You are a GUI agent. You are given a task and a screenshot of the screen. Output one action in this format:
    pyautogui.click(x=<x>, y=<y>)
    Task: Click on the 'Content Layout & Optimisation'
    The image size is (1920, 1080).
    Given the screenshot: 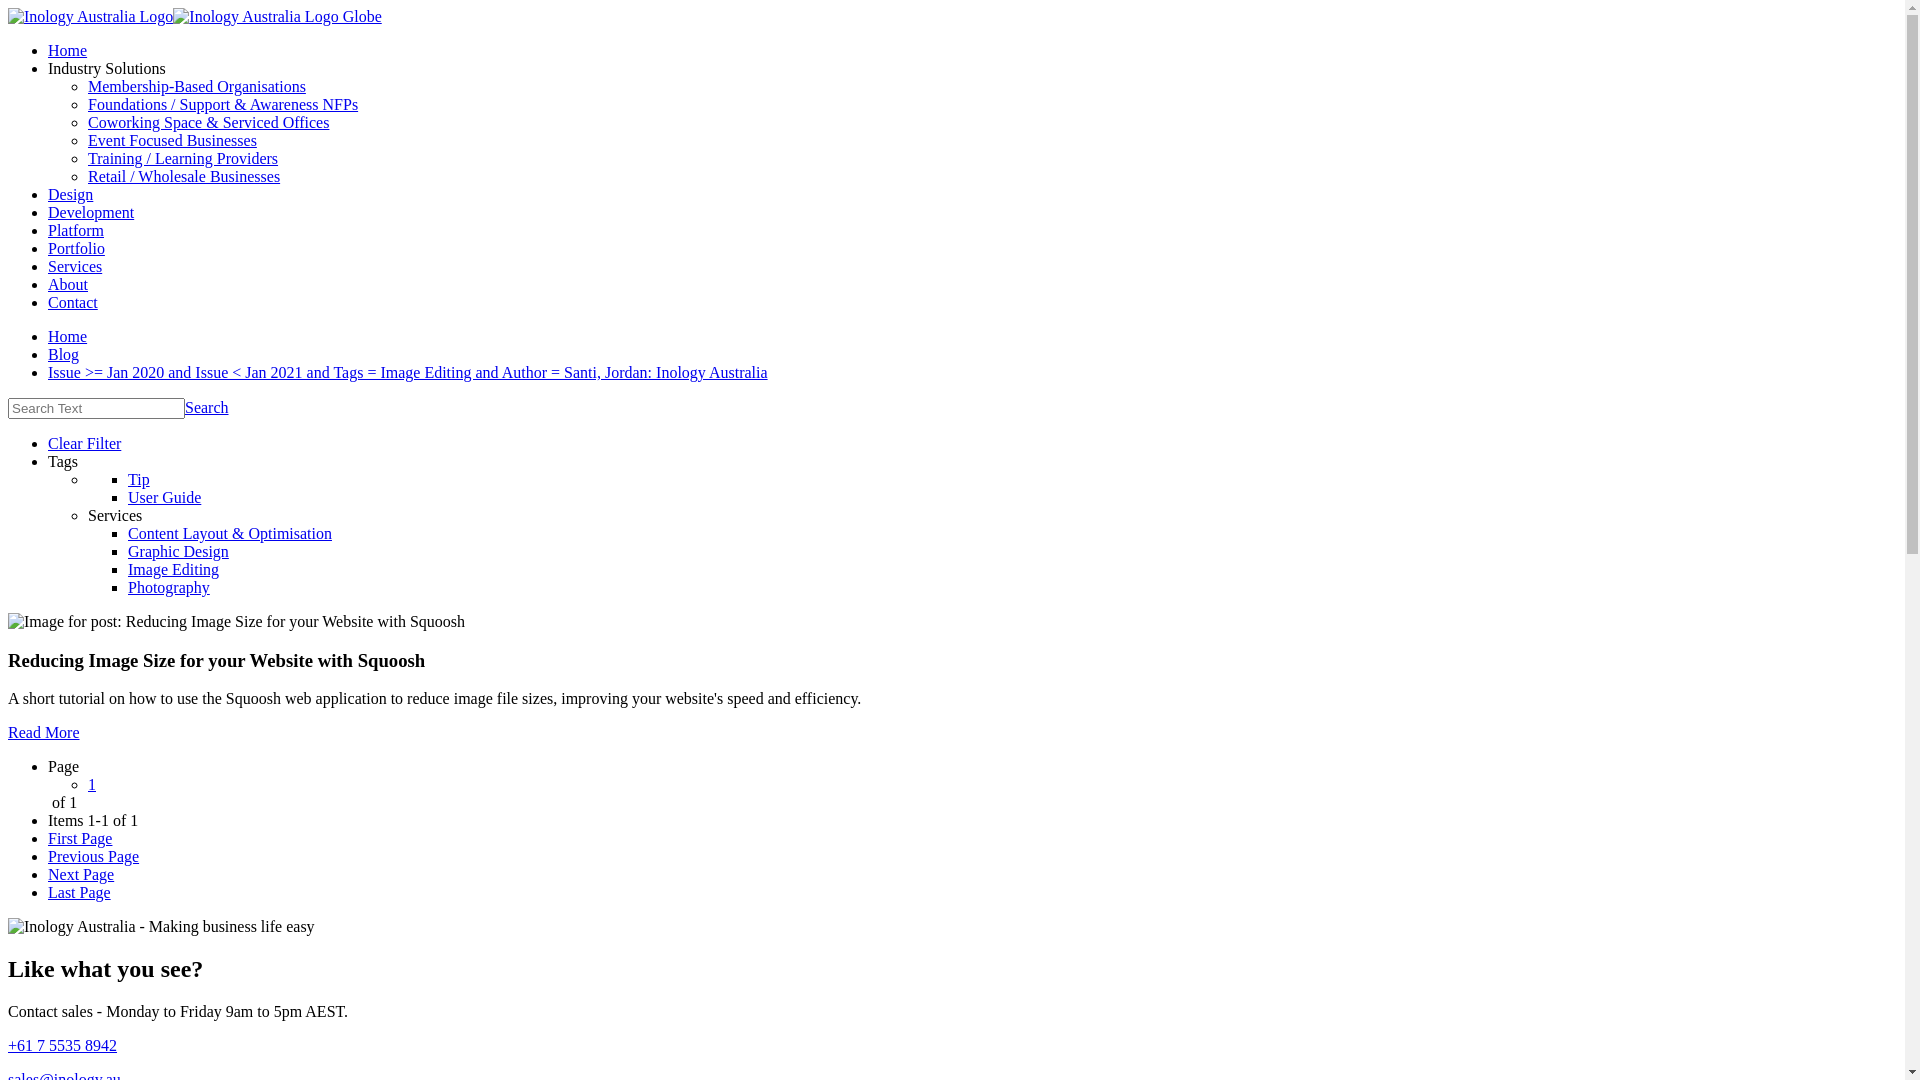 What is the action you would take?
    pyautogui.click(x=230, y=532)
    